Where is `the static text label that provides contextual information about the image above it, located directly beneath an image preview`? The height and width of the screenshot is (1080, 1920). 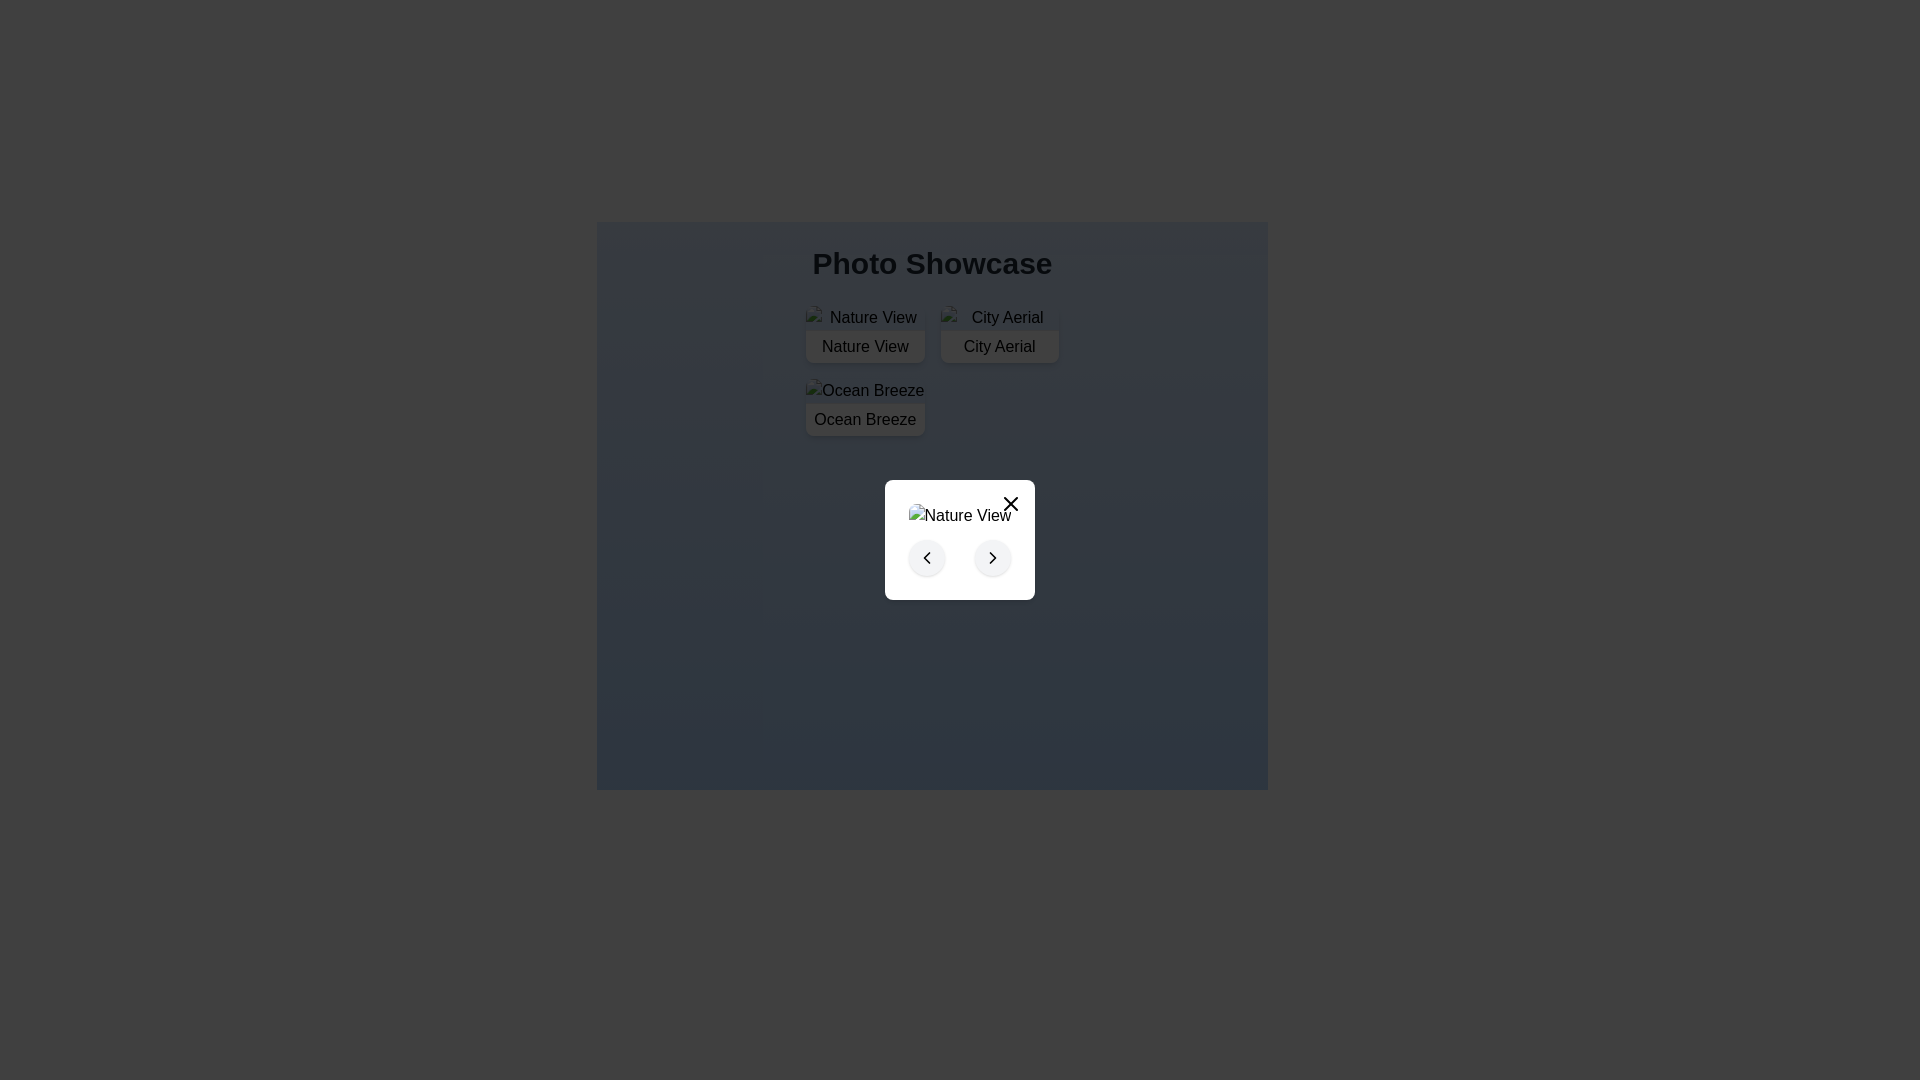
the static text label that provides contextual information about the image above it, located directly beneath an image preview is located at coordinates (865, 345).